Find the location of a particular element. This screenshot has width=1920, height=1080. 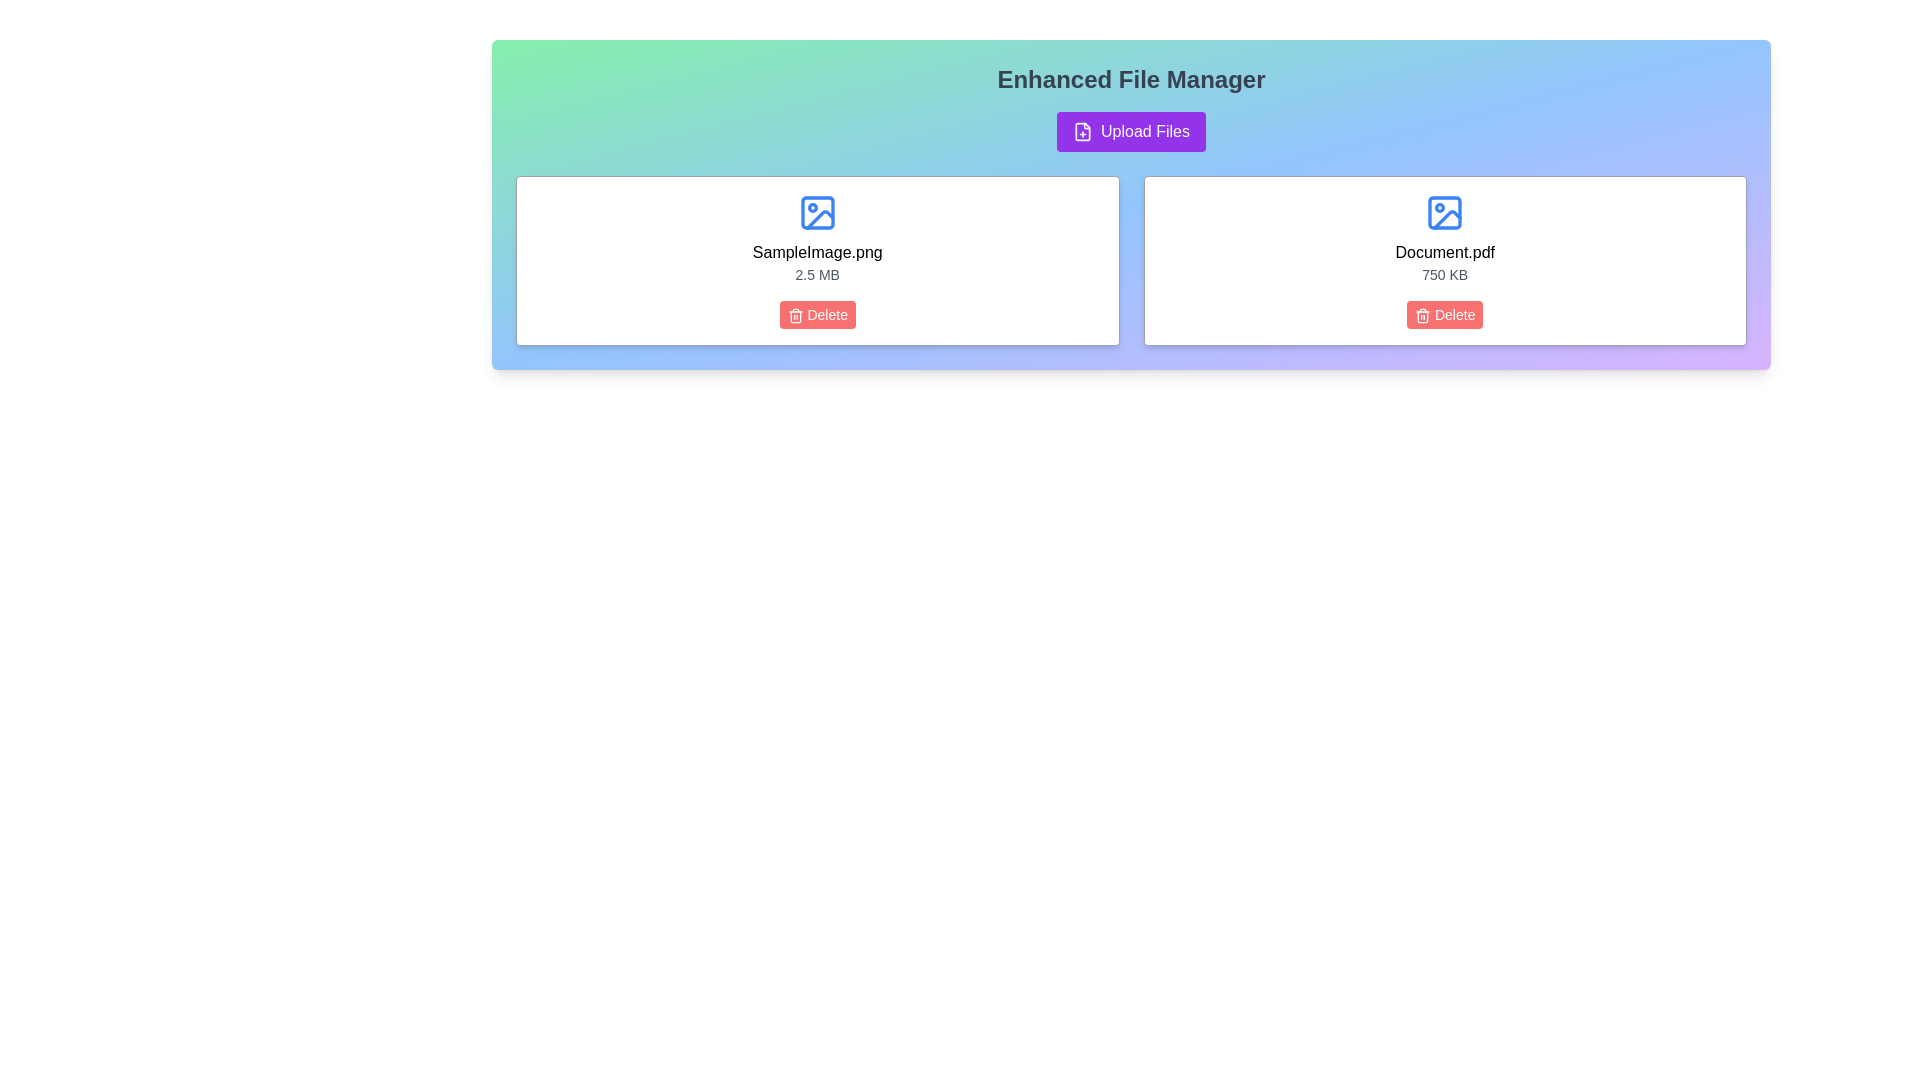

the static text label that displays the file size of the image, located below 'SampleImage.png' and above the 'Delete' button is located at coordinates (817, 274).